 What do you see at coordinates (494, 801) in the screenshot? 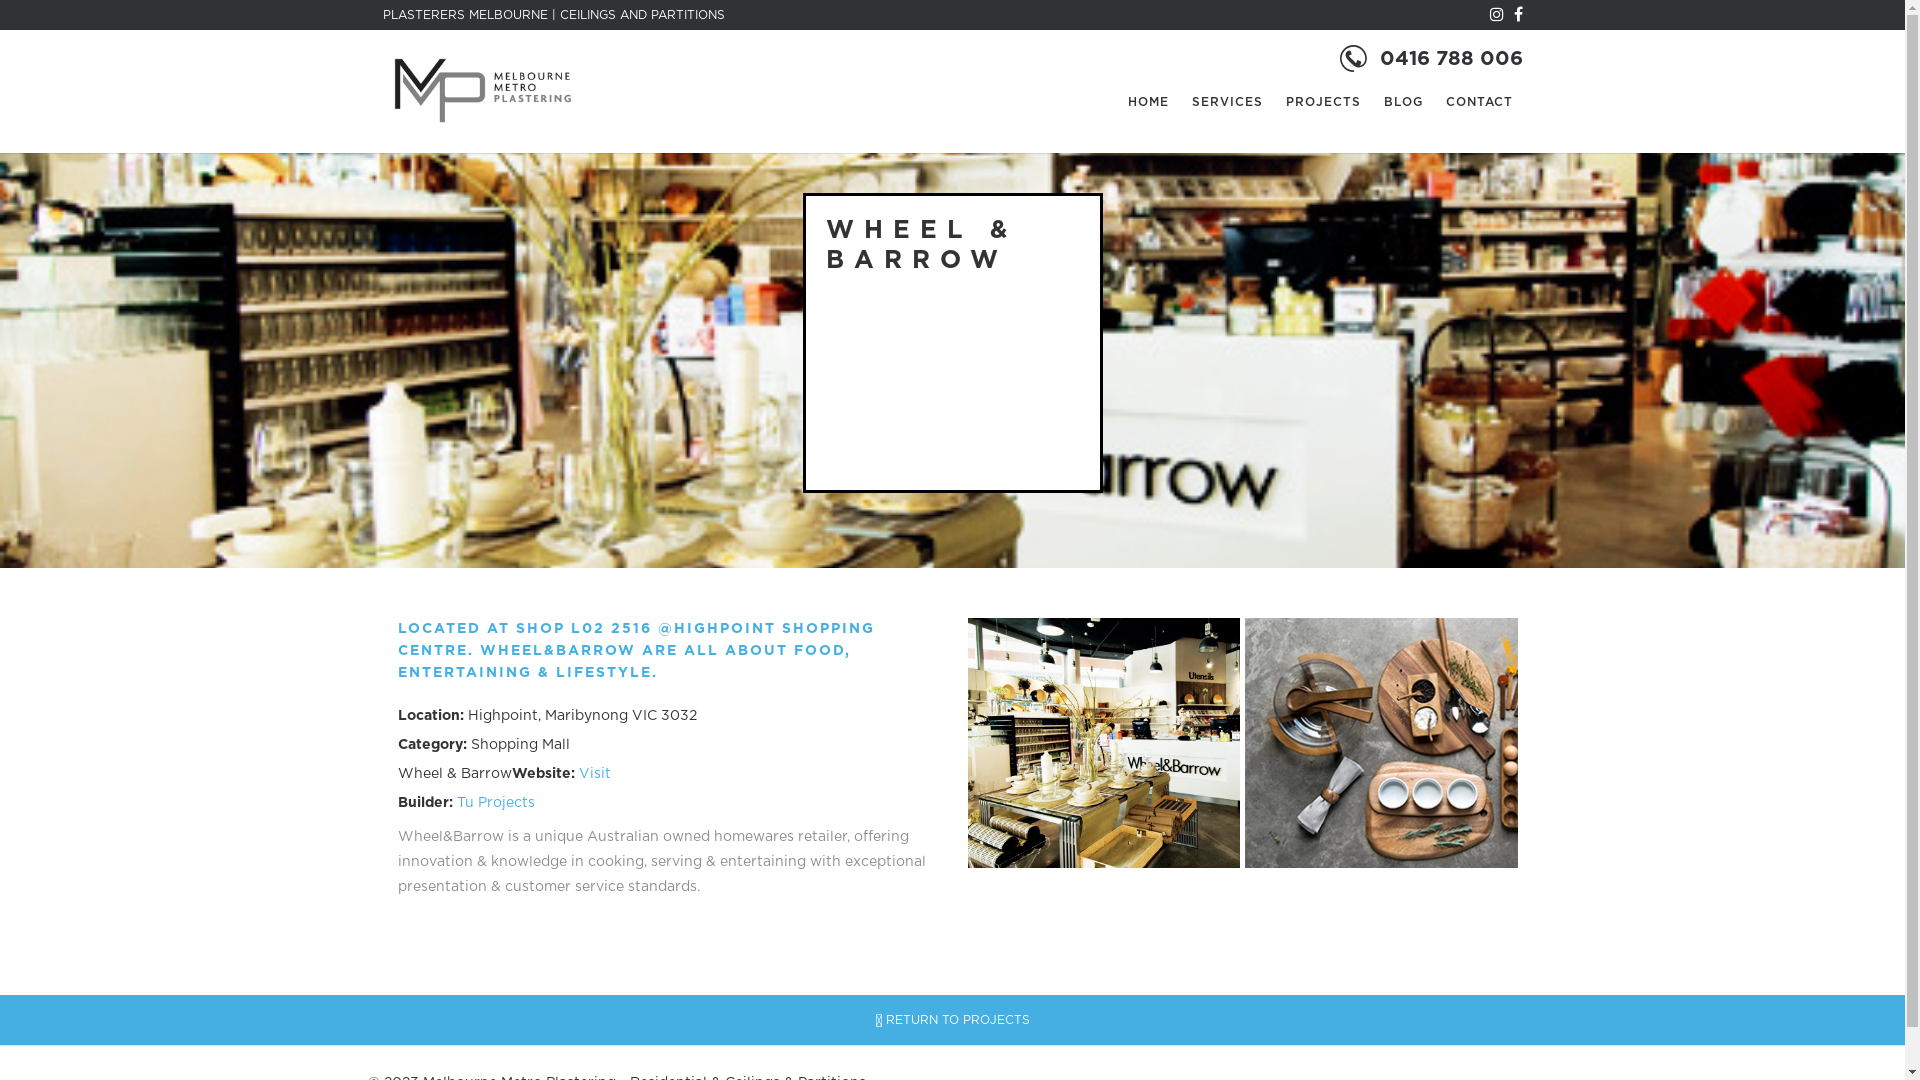
I see `'Tu Projects'` at bounding box center [494, 801].